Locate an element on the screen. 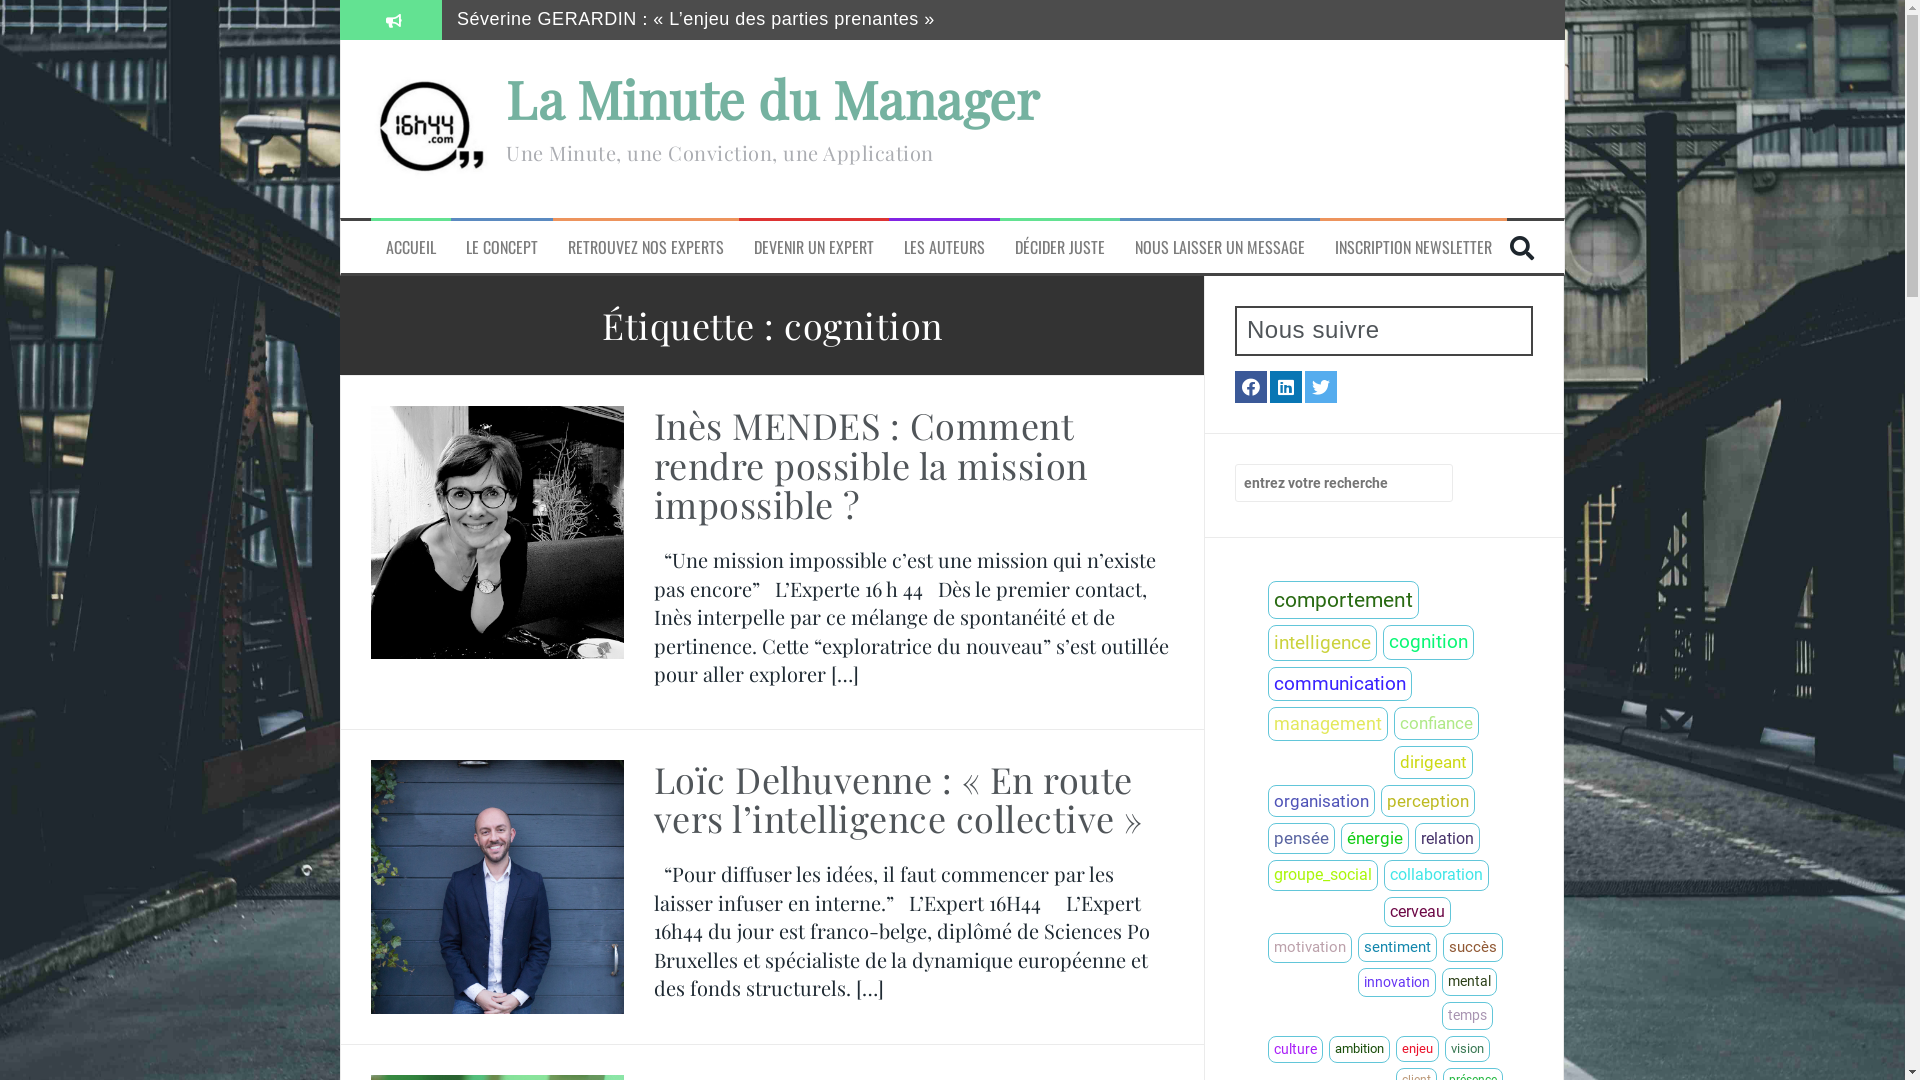  'organisation' is located at coordinates (1321, 800).